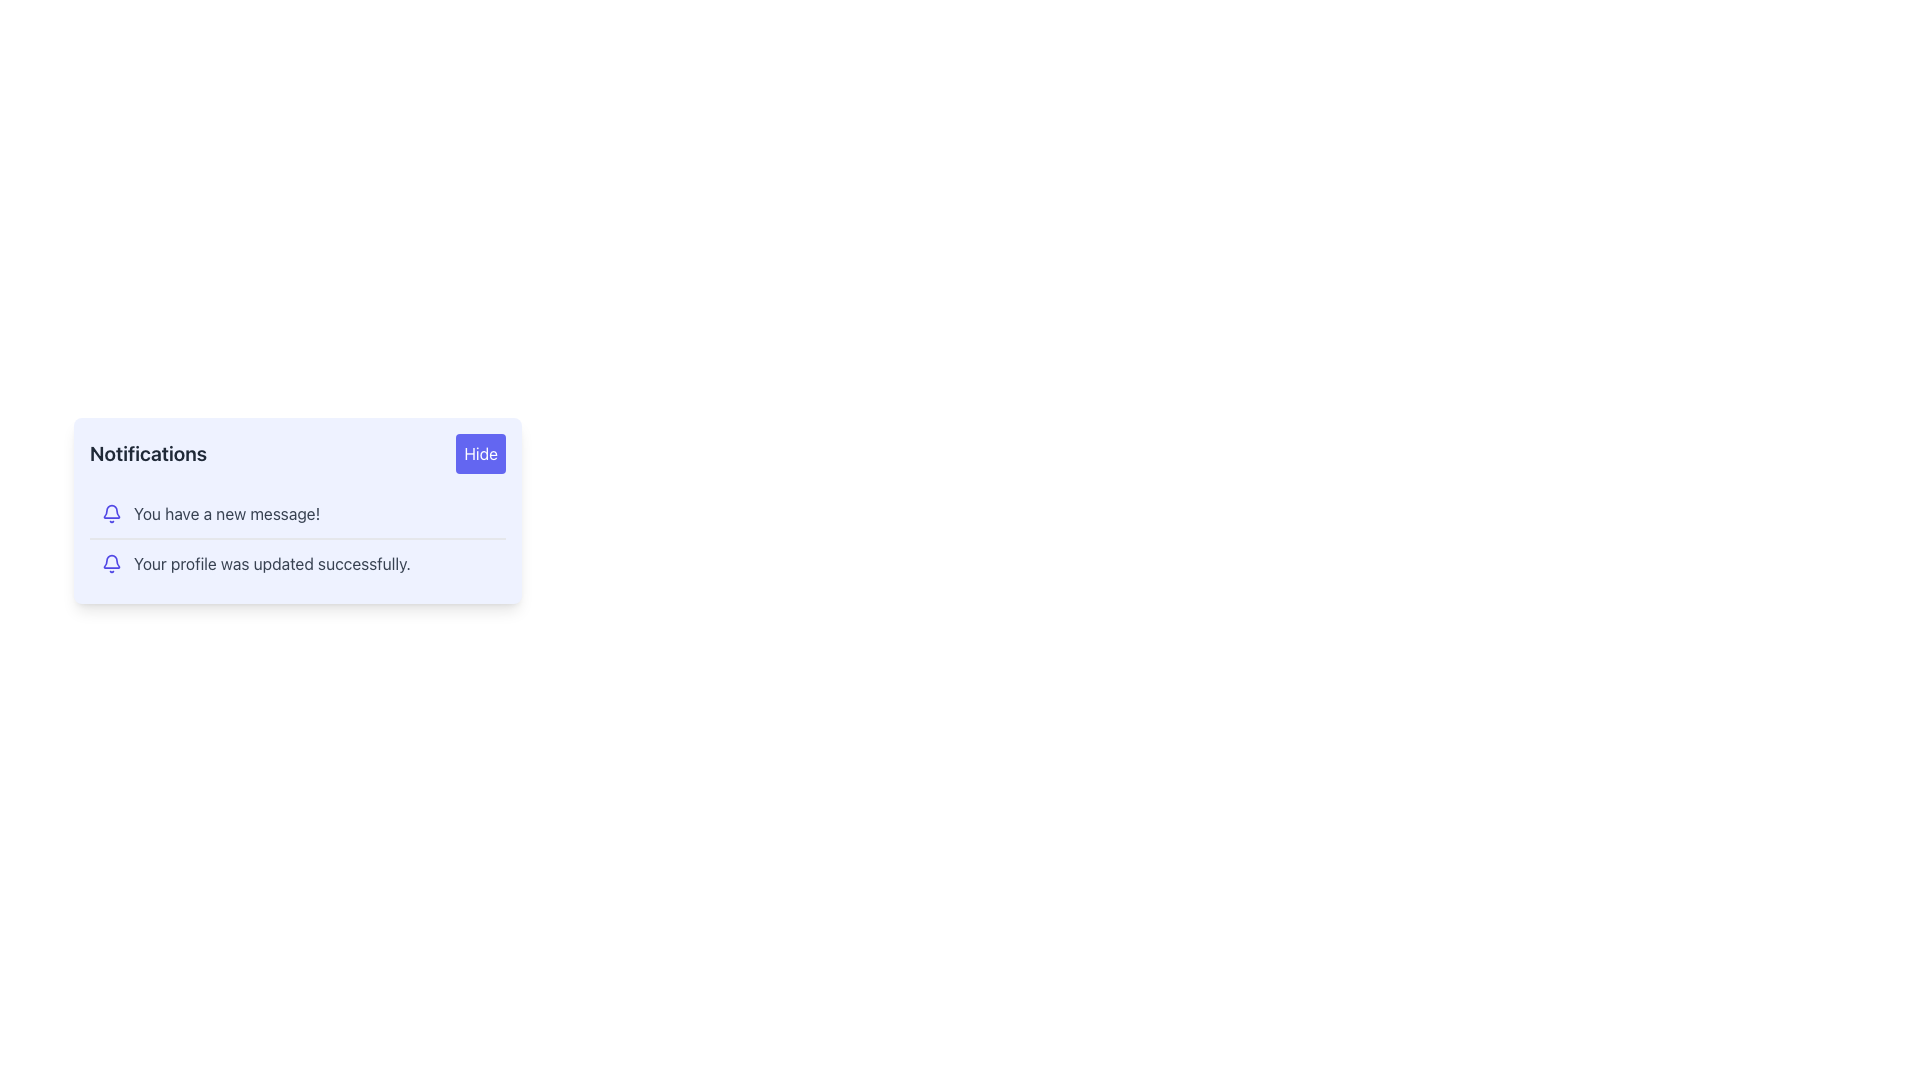  Describe the element at coordinates (110, 510) in the screenshot. I see `the bell icon in the notifications list, which indicates updates or messages and is located to the left of the text 'Your profile was updated successfully.'` at that location.